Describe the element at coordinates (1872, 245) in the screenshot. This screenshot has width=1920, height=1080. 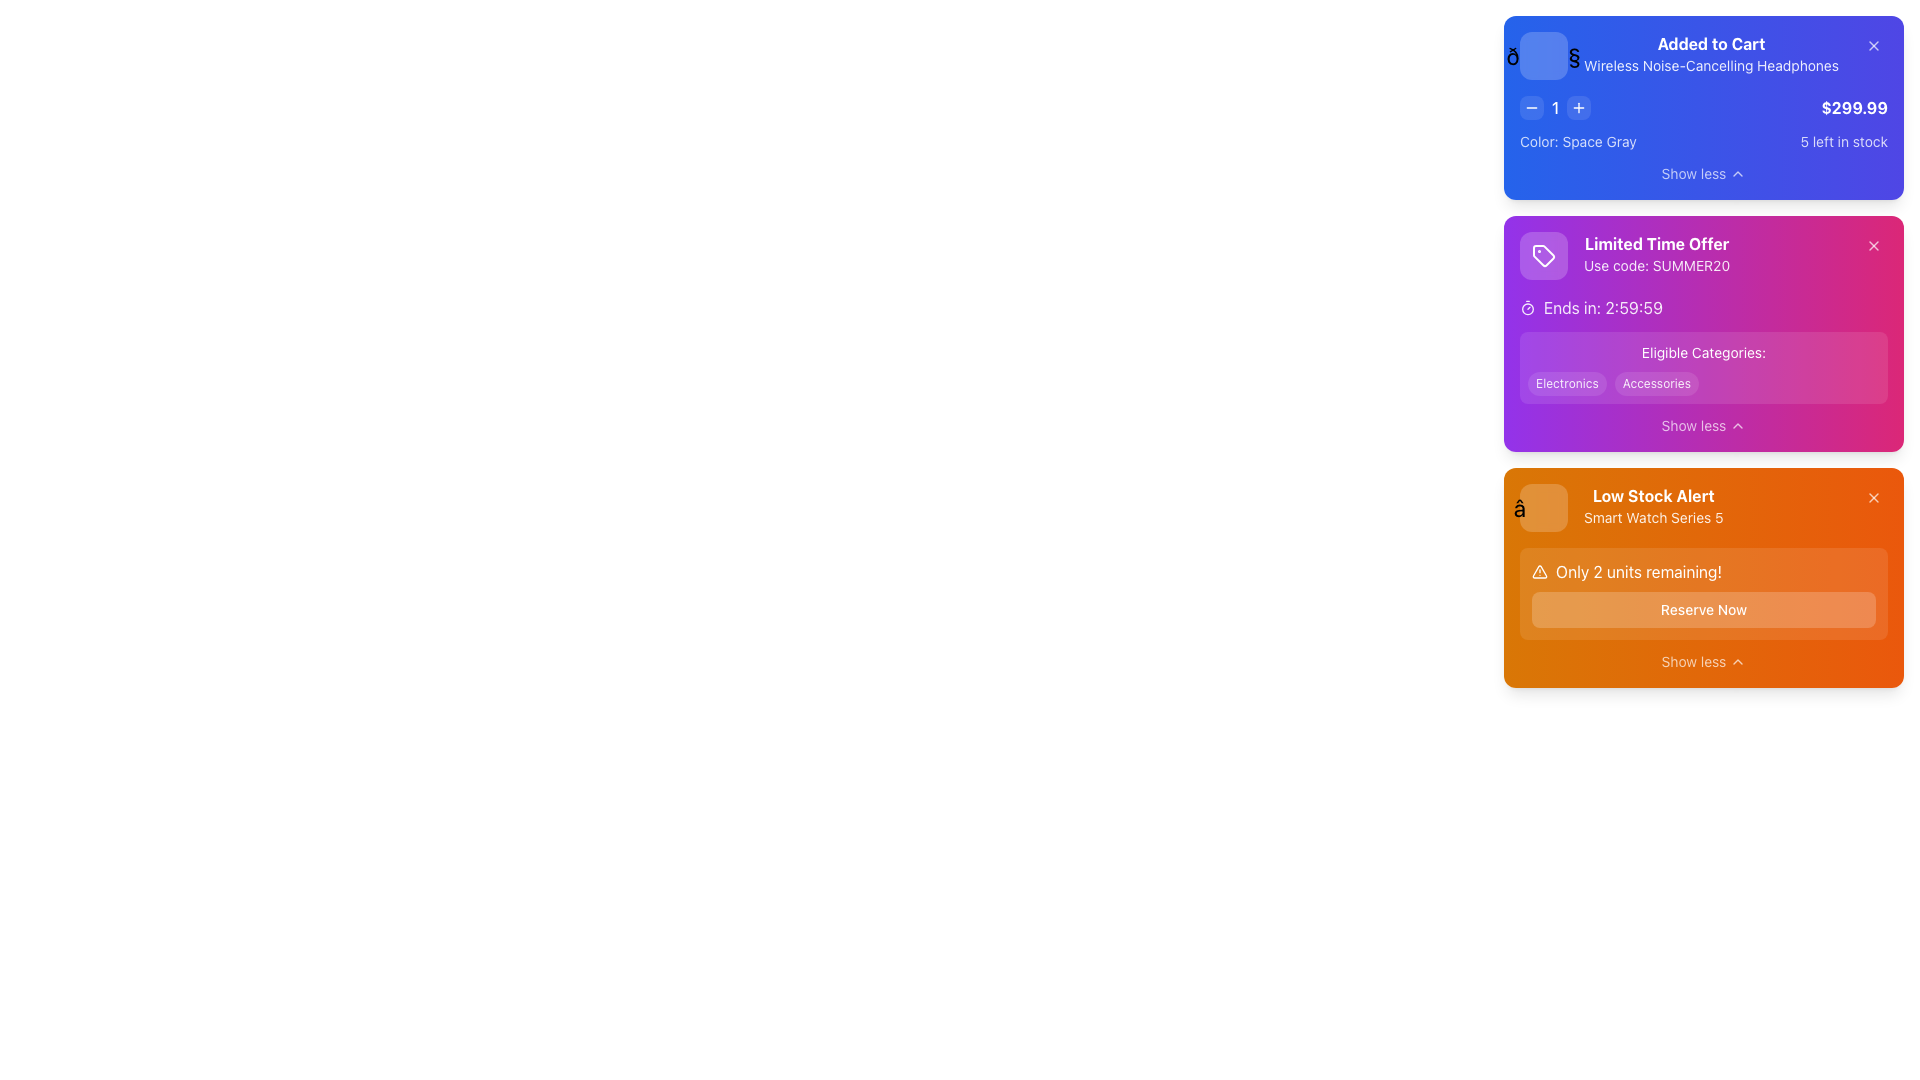
I see `the circular button with a dark background and white 'X' icon located in the top-right corner of the purple card titled 'Limited Time Offer'` at that location.